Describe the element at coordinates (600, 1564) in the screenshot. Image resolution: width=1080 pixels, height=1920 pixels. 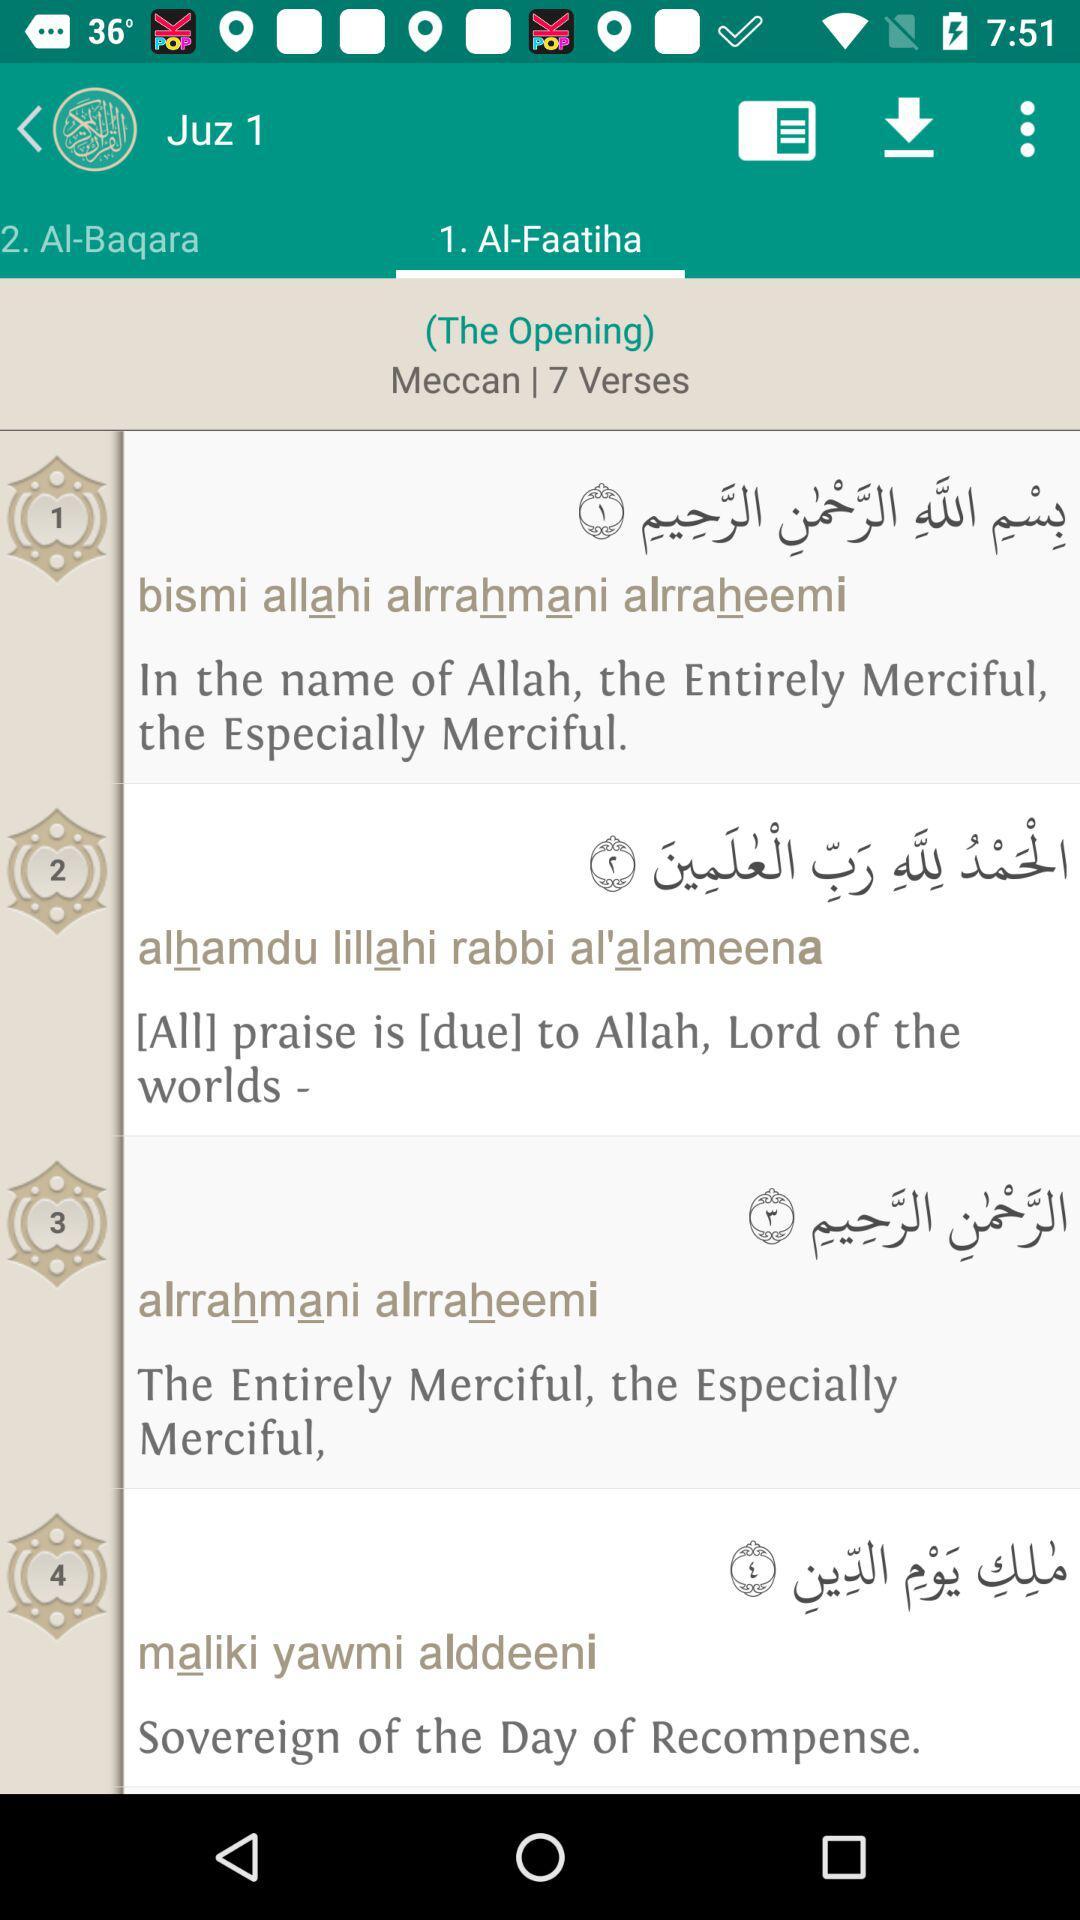
I see `the icon next to 4 item` at that location.